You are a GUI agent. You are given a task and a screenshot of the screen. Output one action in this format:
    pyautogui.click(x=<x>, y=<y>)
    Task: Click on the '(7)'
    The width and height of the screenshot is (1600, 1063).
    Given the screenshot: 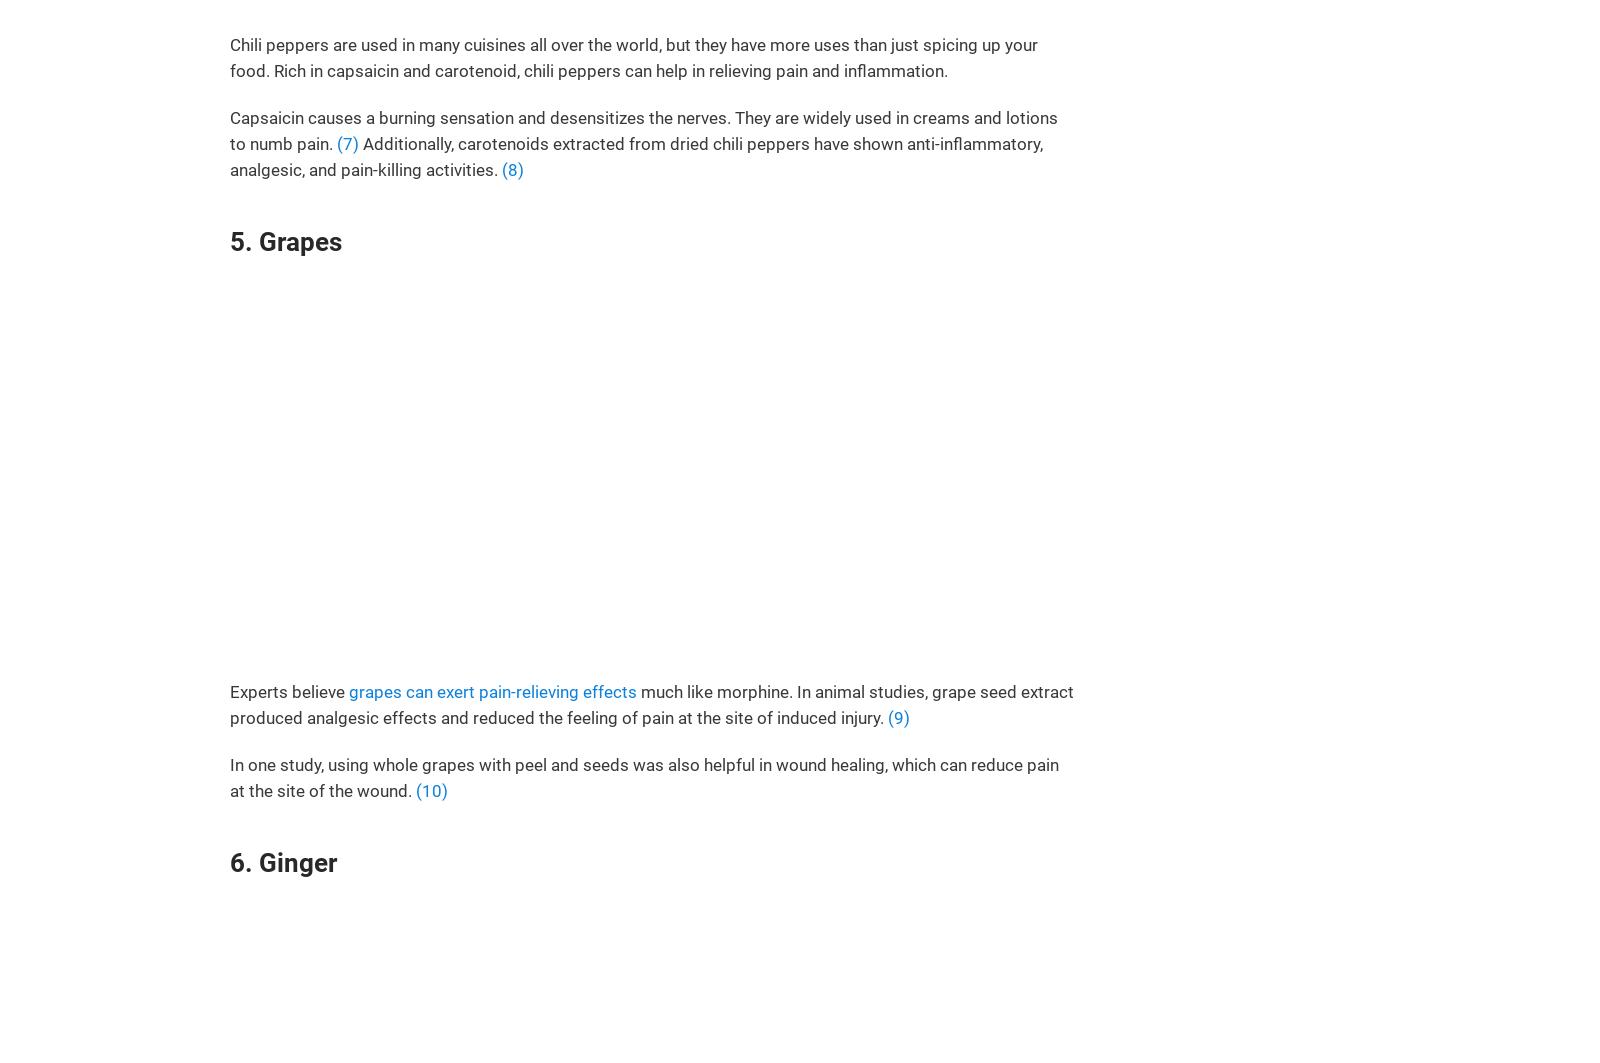 What is the action you would take?
    pyautogui.click(x=348, y=143)
    